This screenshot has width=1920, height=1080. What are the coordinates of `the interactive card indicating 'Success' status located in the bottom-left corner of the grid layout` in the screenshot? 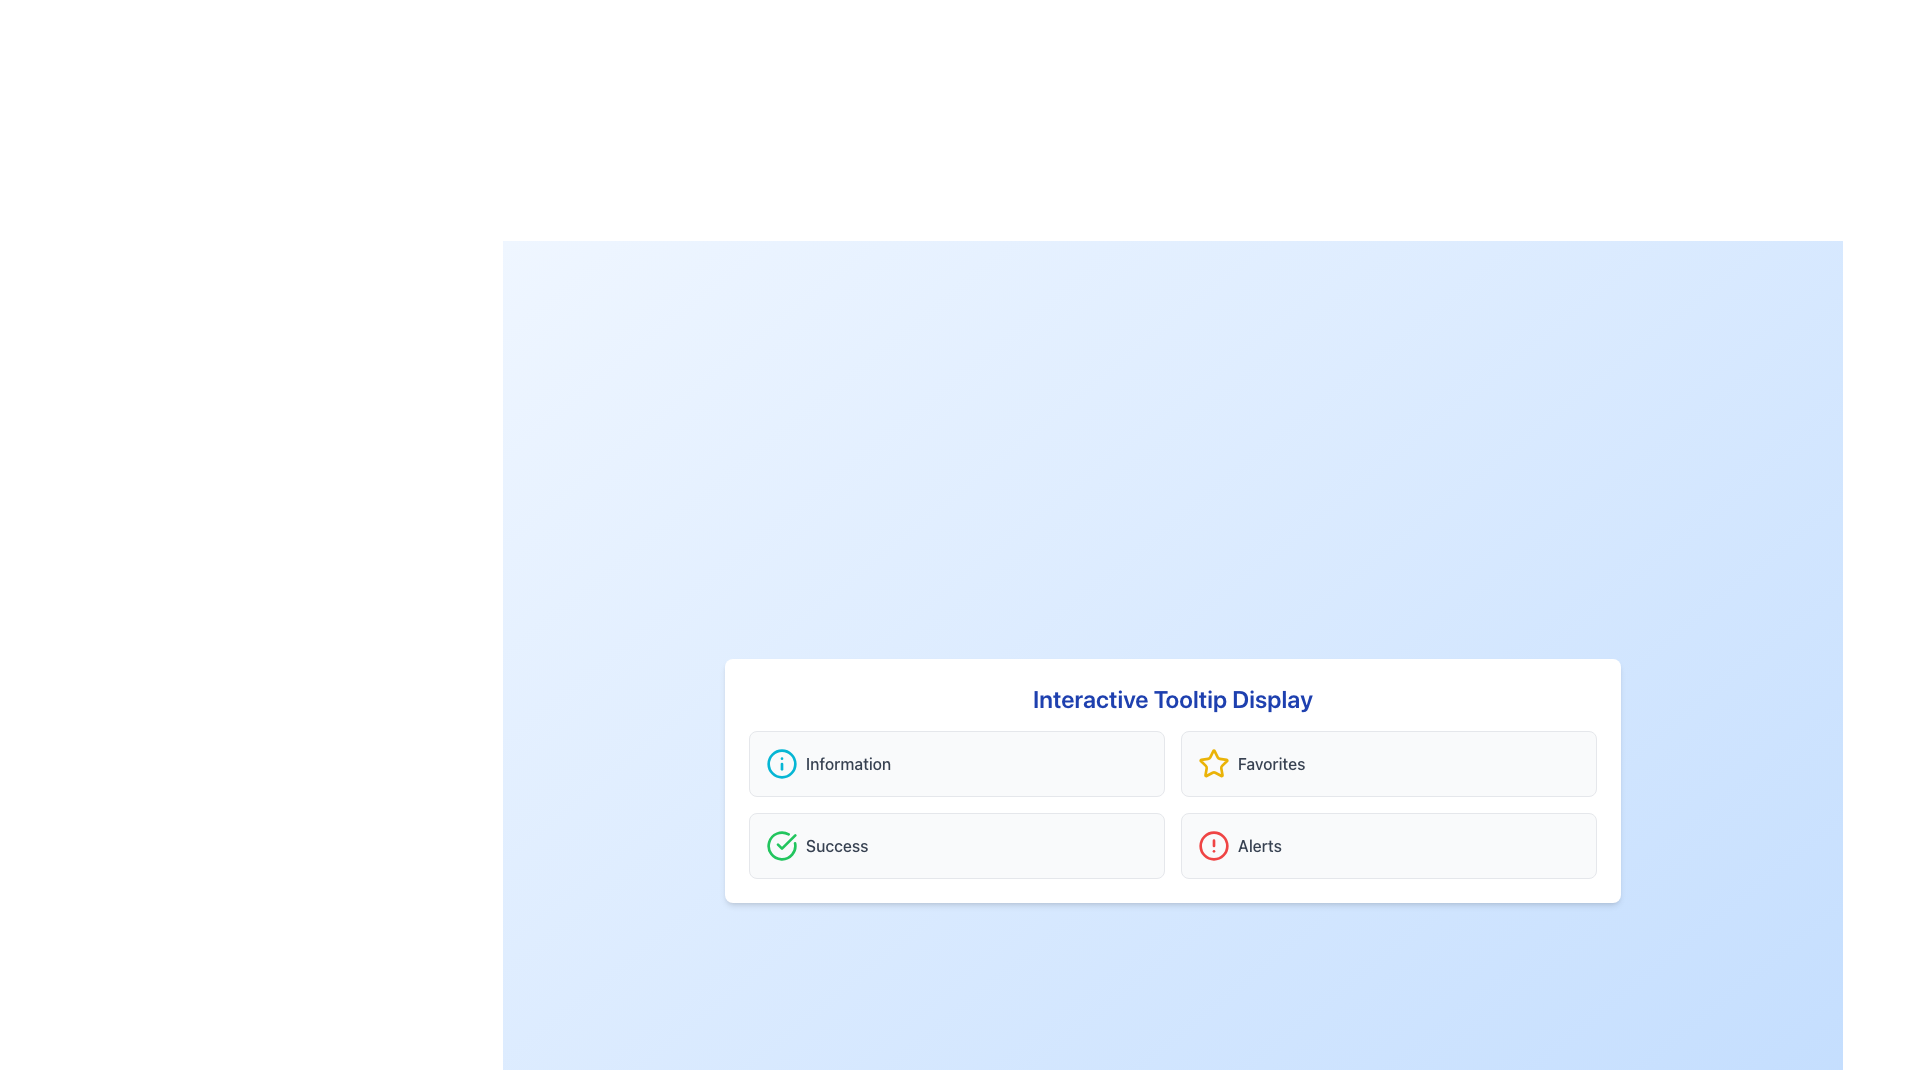 It's located at (955, 845).